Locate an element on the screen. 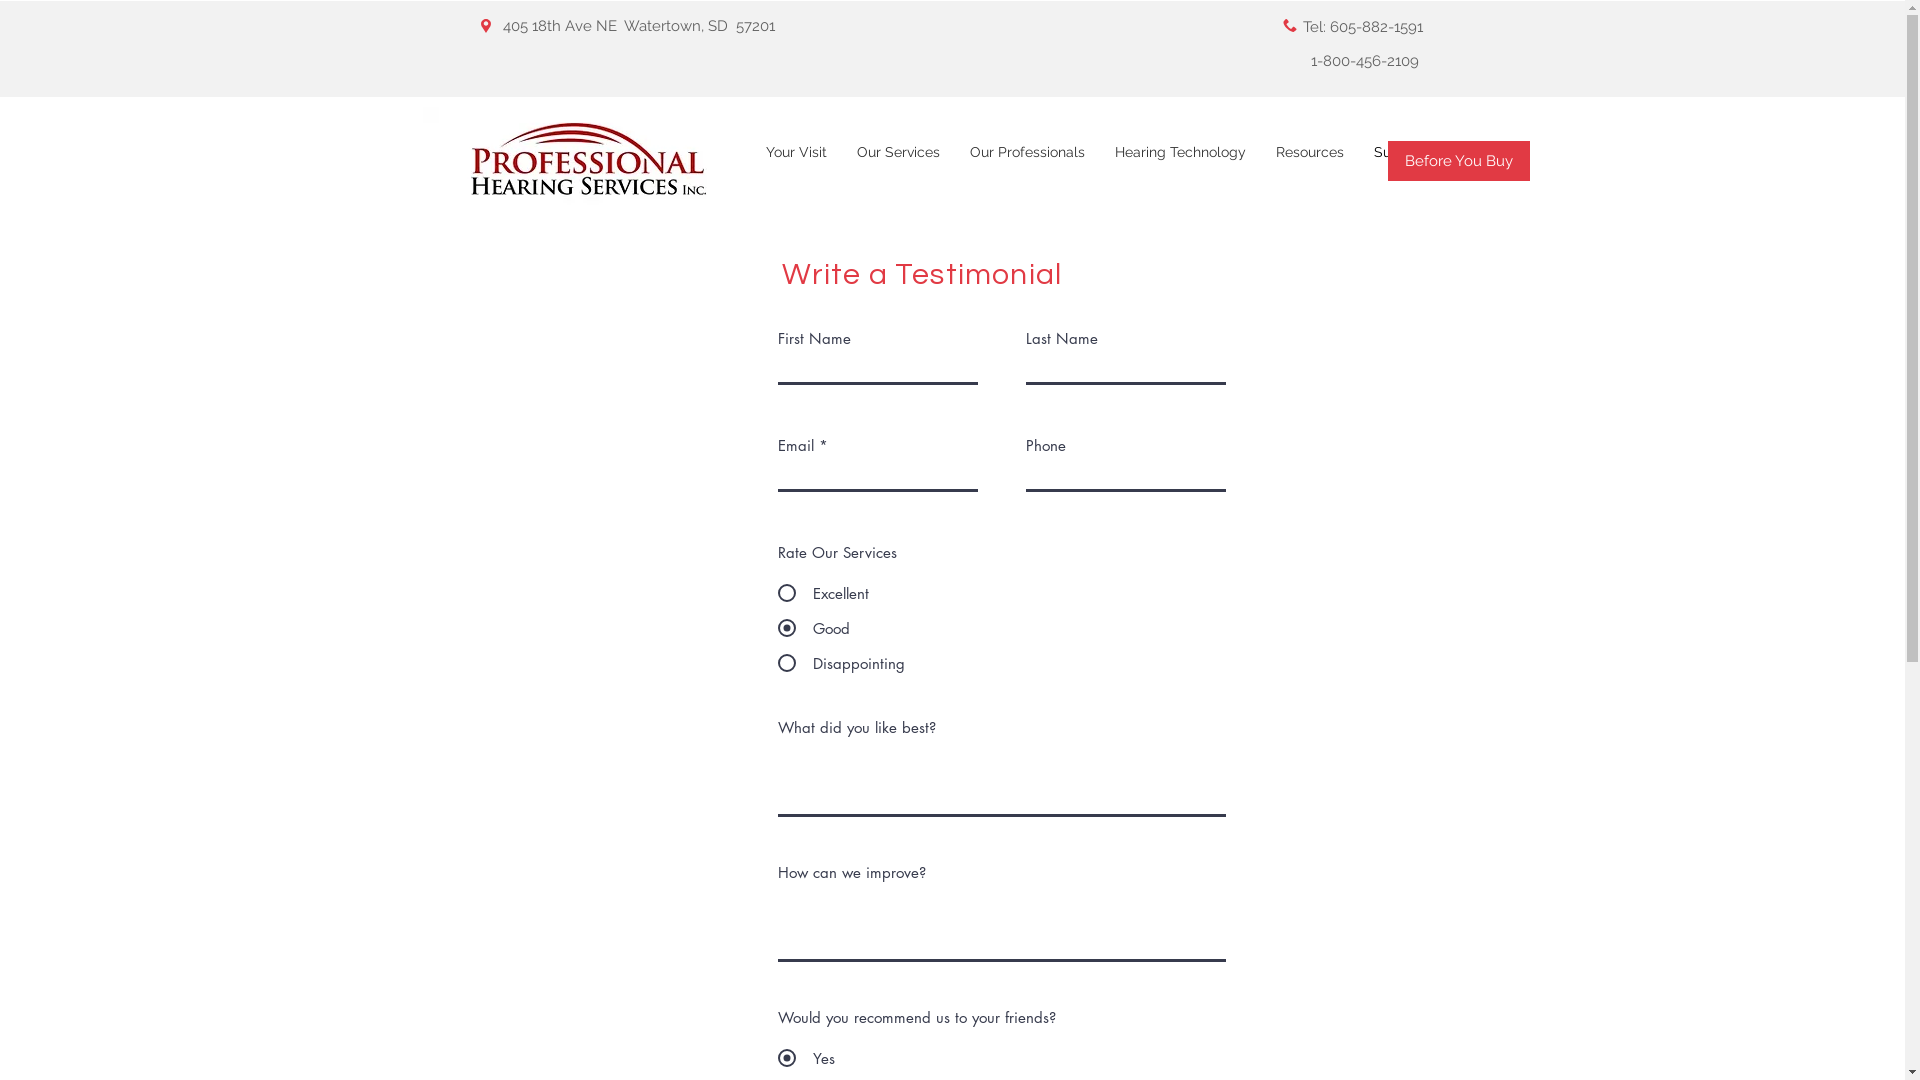 The height and width of the screenshot is (1080, 1920). 'Success Stories' is located at coordinates (1424, 160).